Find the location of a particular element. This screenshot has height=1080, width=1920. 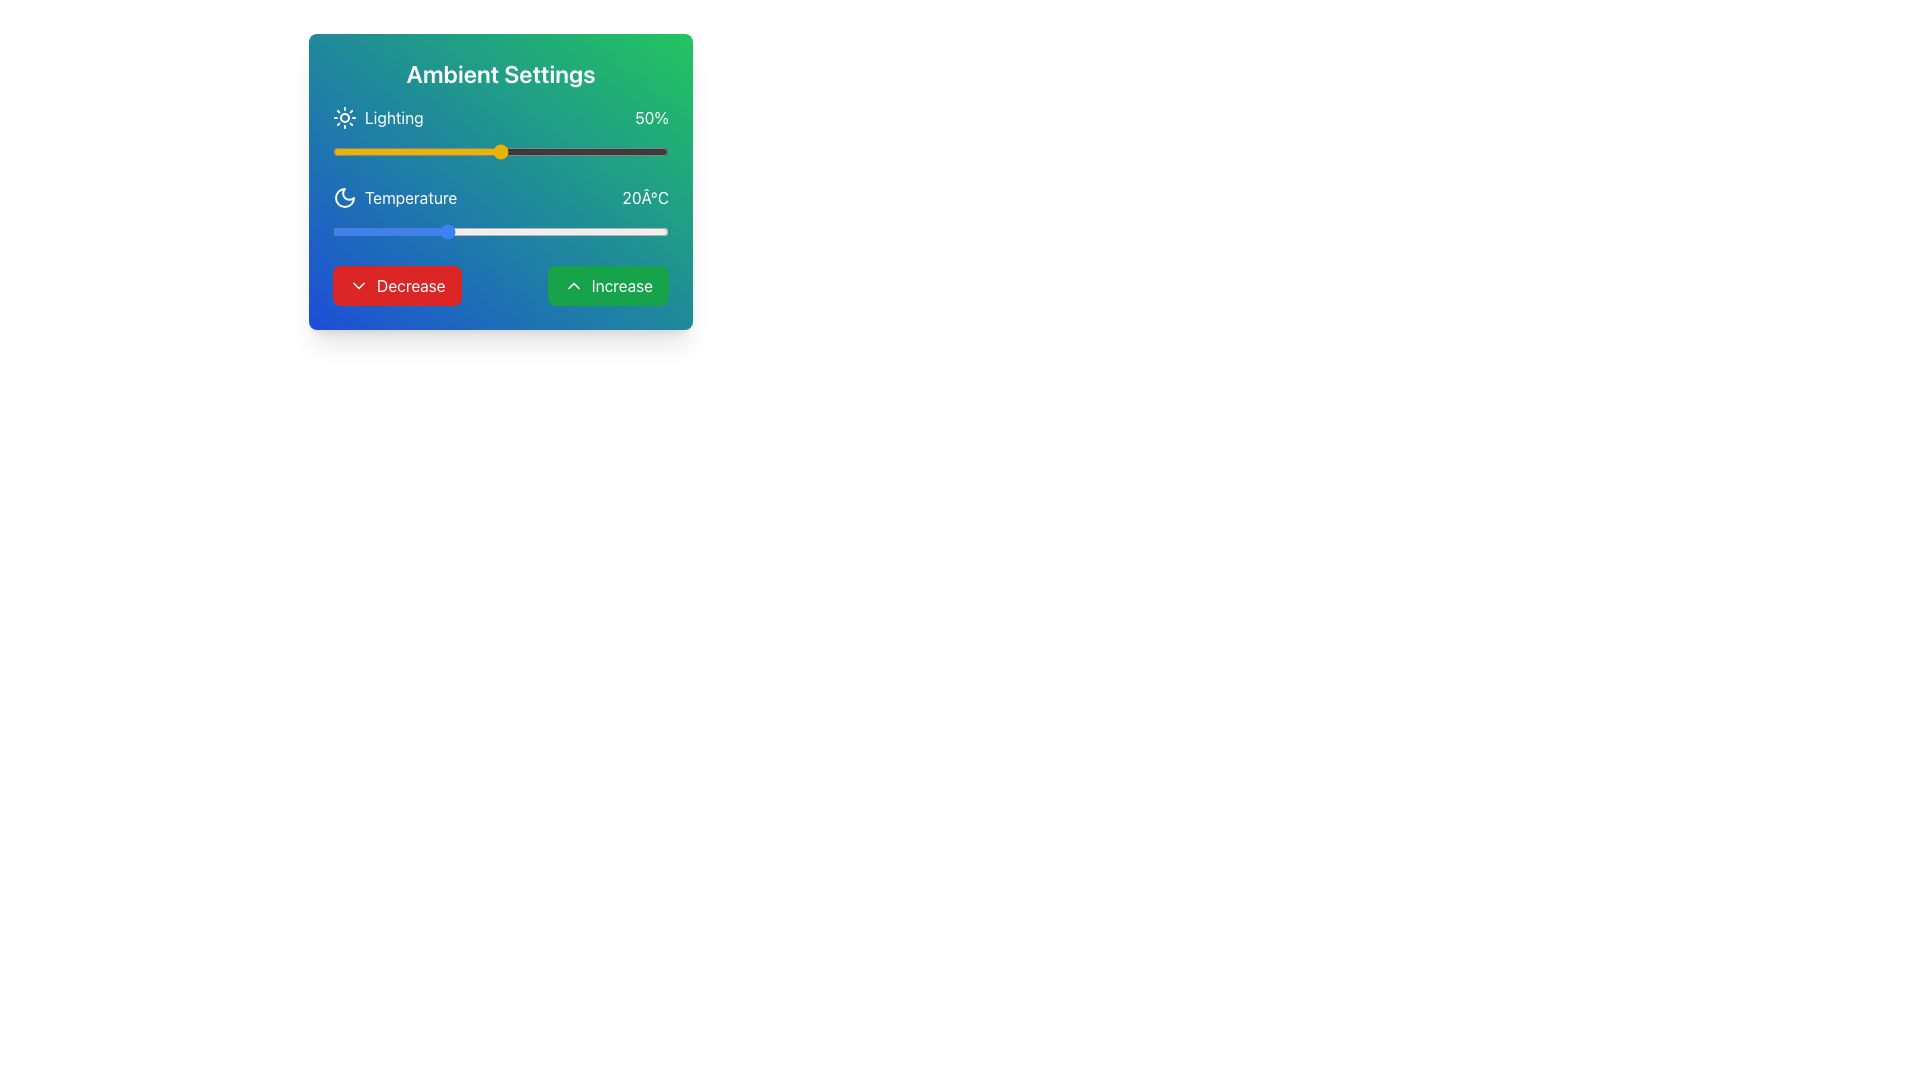

the icon representing the lighting settings feature located in the top-left section of the 'Ambient Settings' card, adjacent to the 'Lighting' label is located at coordinates (345, 118).